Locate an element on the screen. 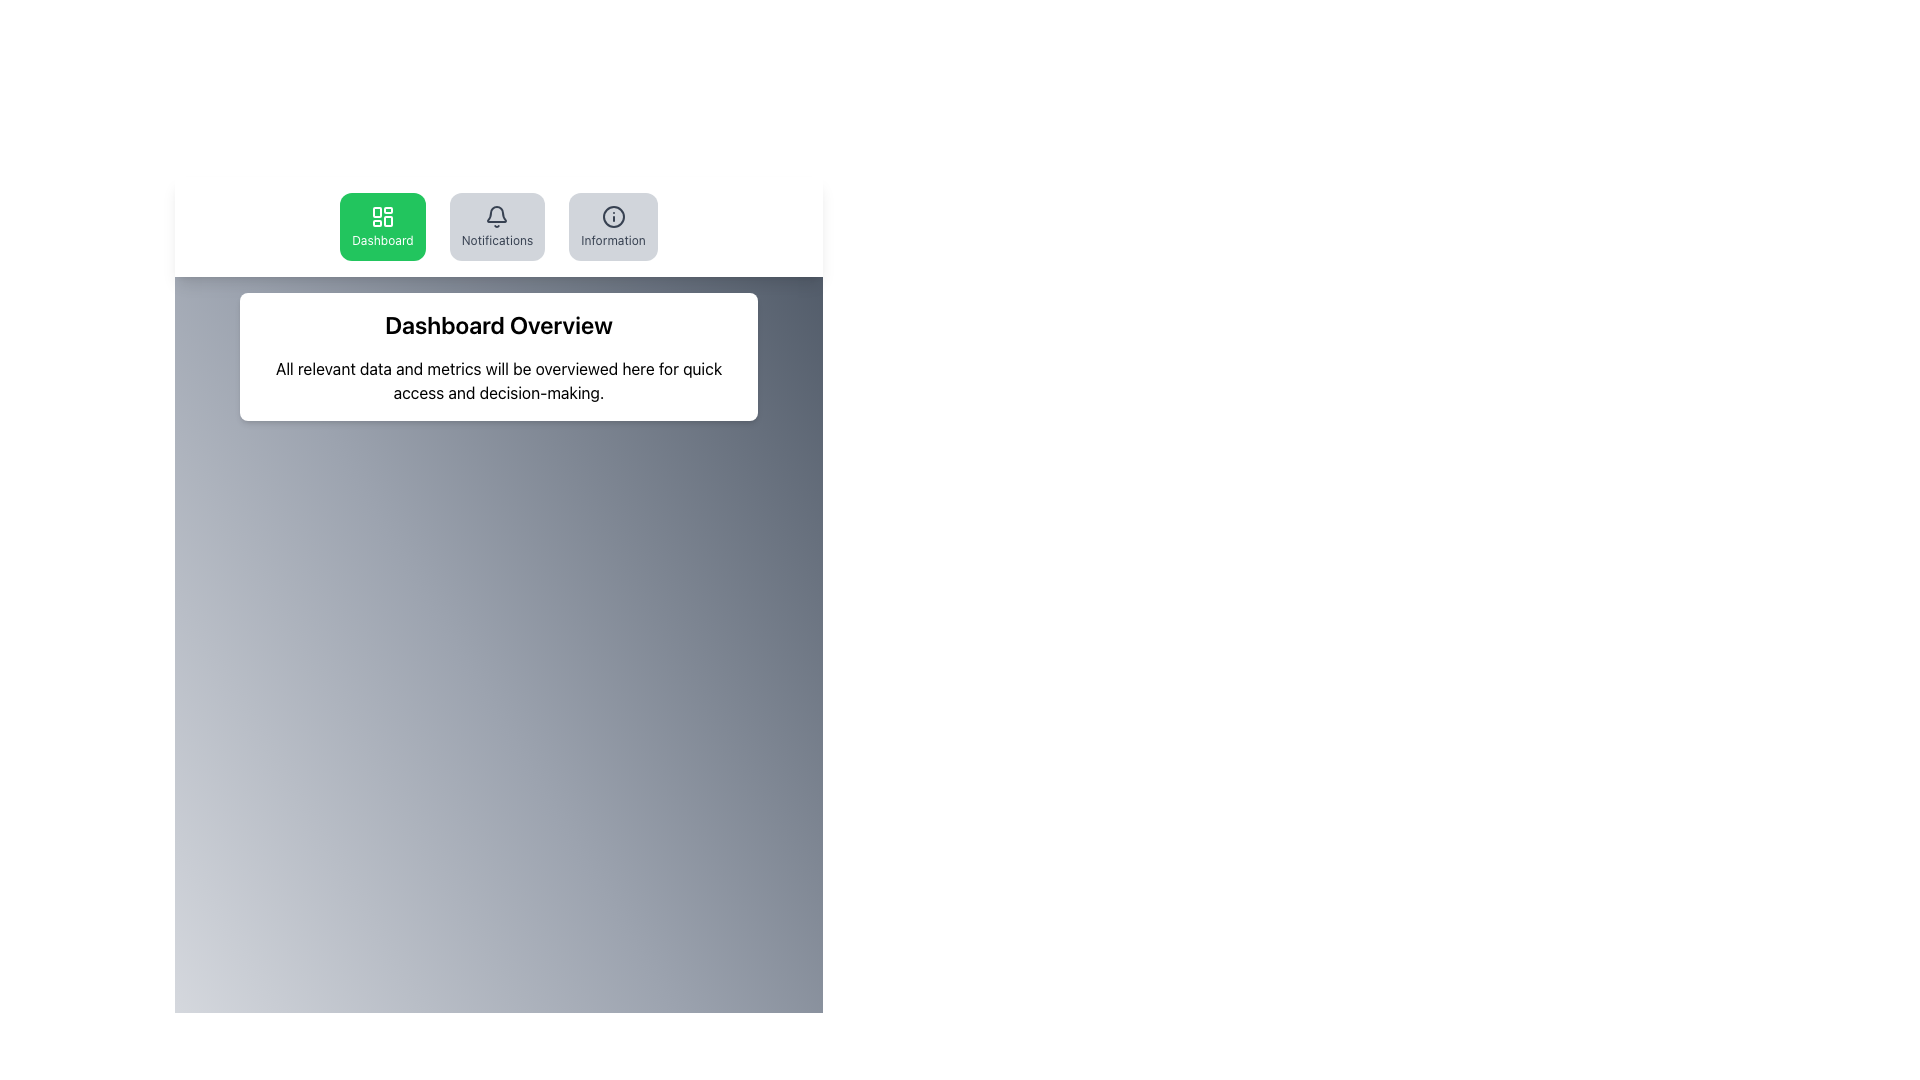  the introductory text block that provides an overview of the dashboard's purpose, located below the header section with navigation options is located at coordinates (499, 356).